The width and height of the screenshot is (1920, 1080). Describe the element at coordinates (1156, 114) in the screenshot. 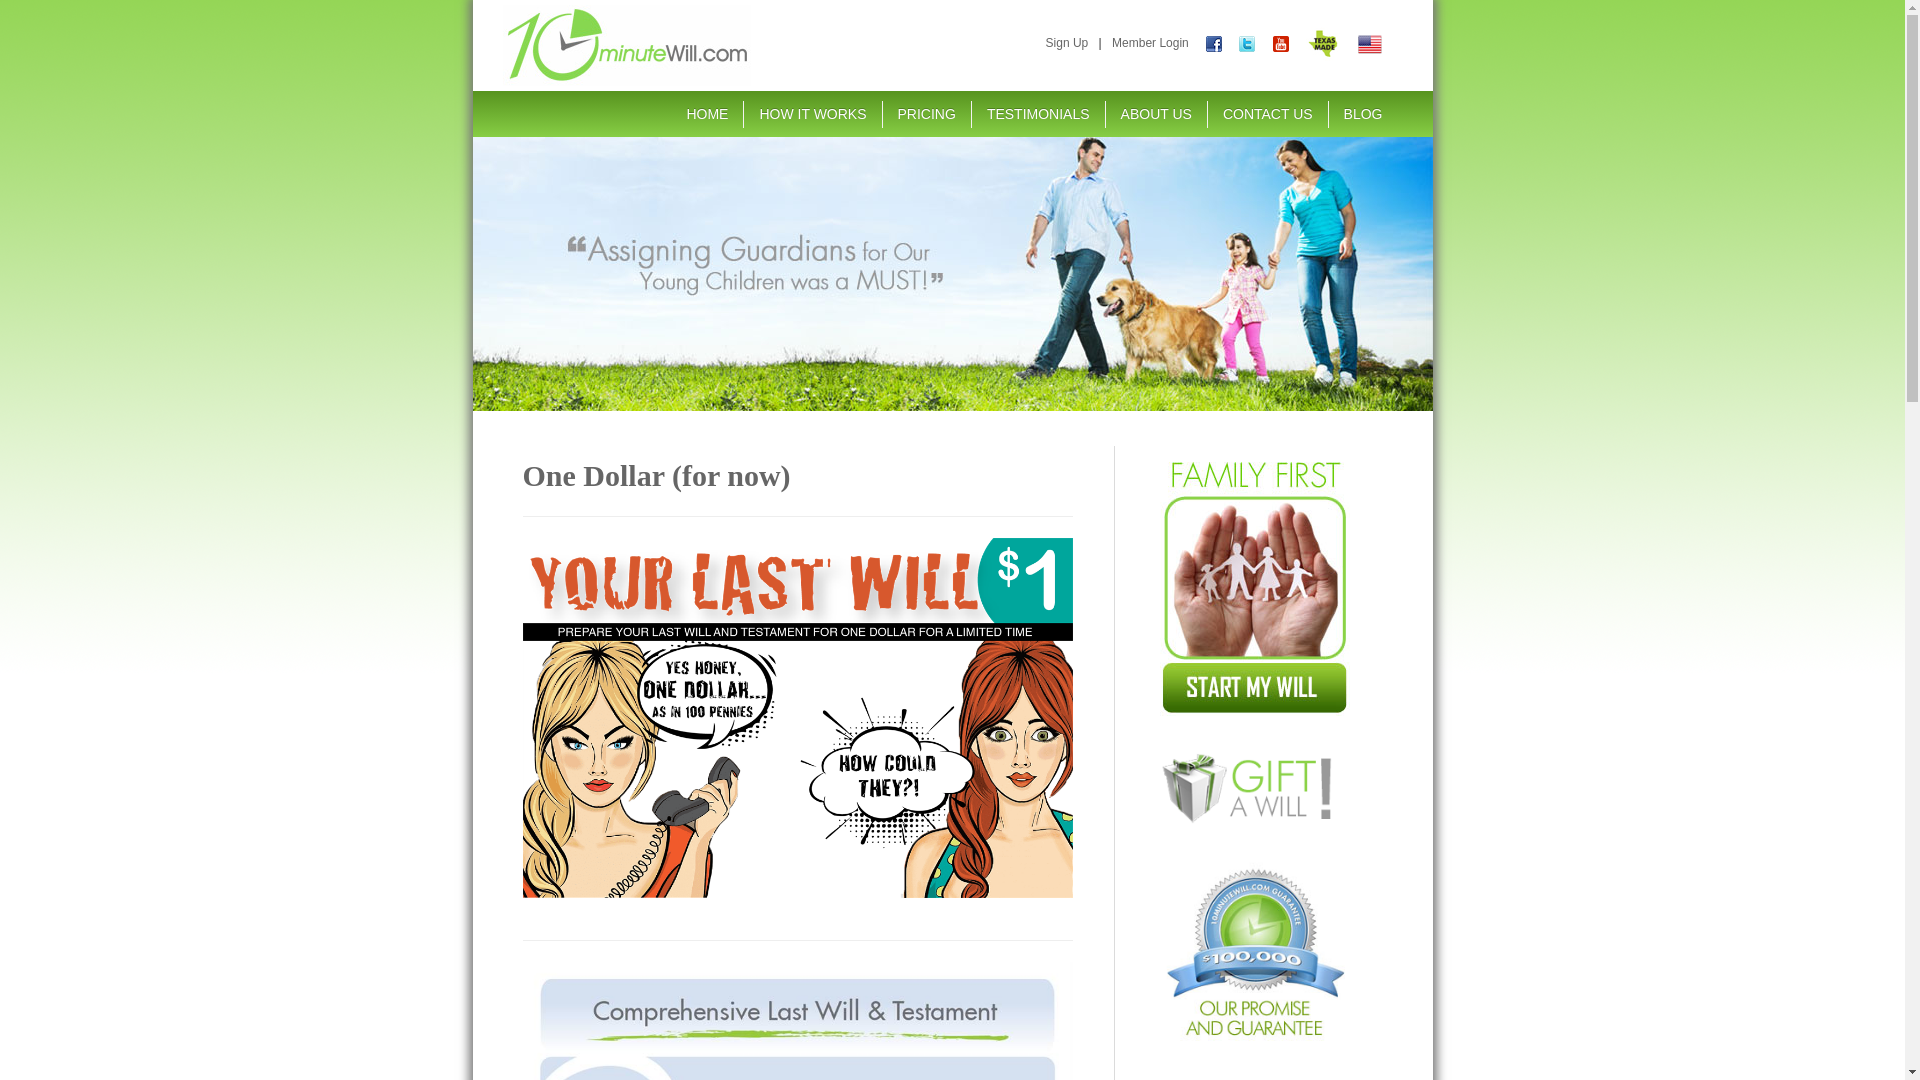

I see `'ABOUT US'` at that location.